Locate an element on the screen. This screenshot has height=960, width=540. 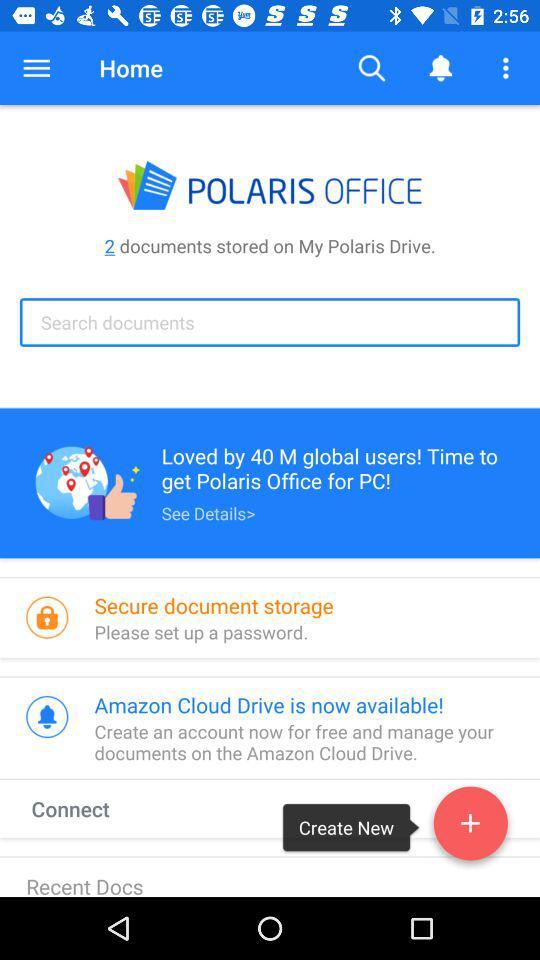
item to the left of create new icon is located at coordinates (88, 808).